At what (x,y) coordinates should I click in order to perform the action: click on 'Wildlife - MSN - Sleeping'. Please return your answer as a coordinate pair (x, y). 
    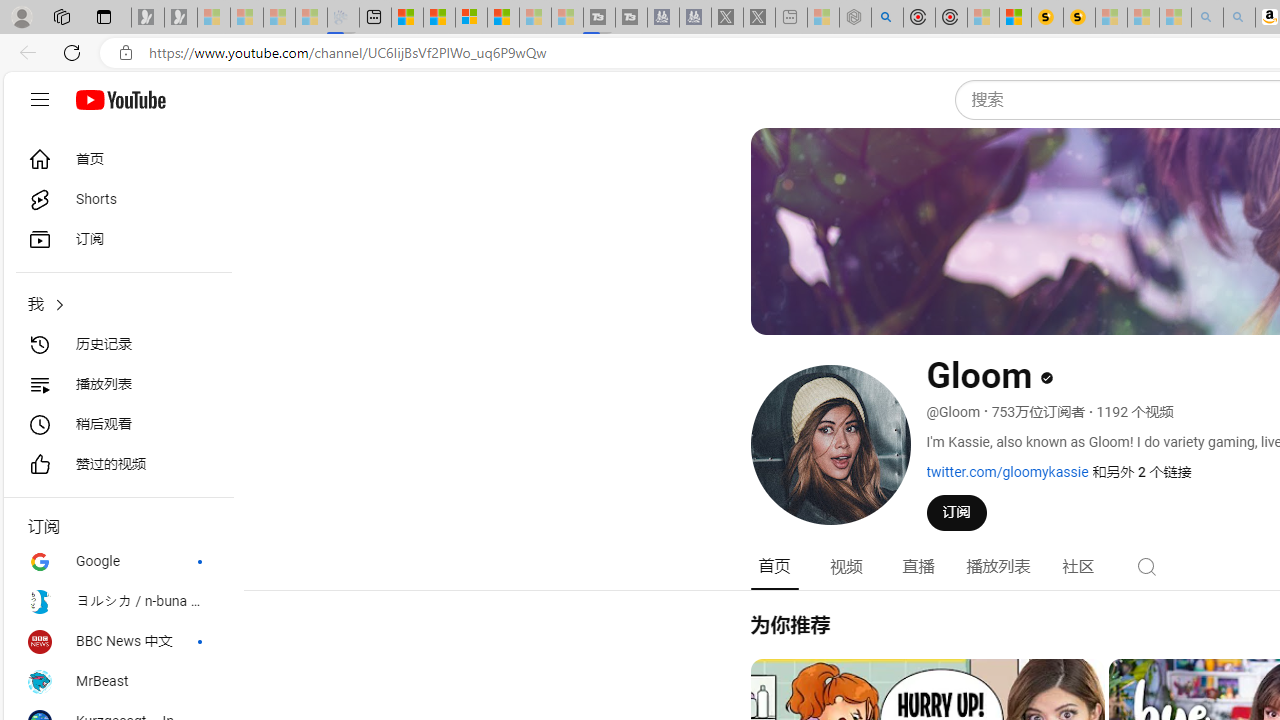
    Looking at the image, I should click on (823, 17).